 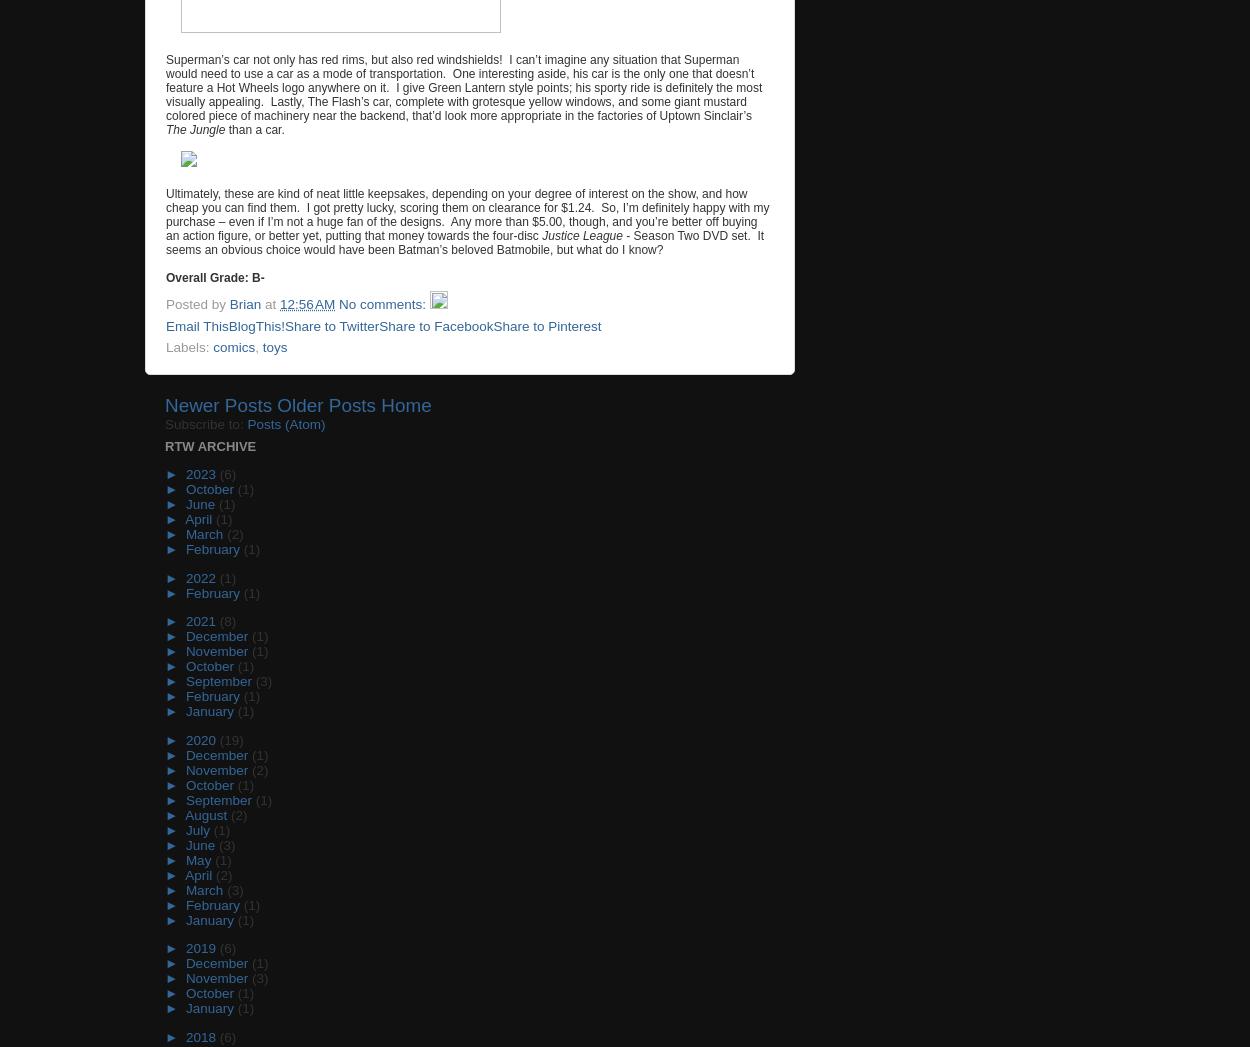 I want to click on 'Brian', so click(x=244, y=303).